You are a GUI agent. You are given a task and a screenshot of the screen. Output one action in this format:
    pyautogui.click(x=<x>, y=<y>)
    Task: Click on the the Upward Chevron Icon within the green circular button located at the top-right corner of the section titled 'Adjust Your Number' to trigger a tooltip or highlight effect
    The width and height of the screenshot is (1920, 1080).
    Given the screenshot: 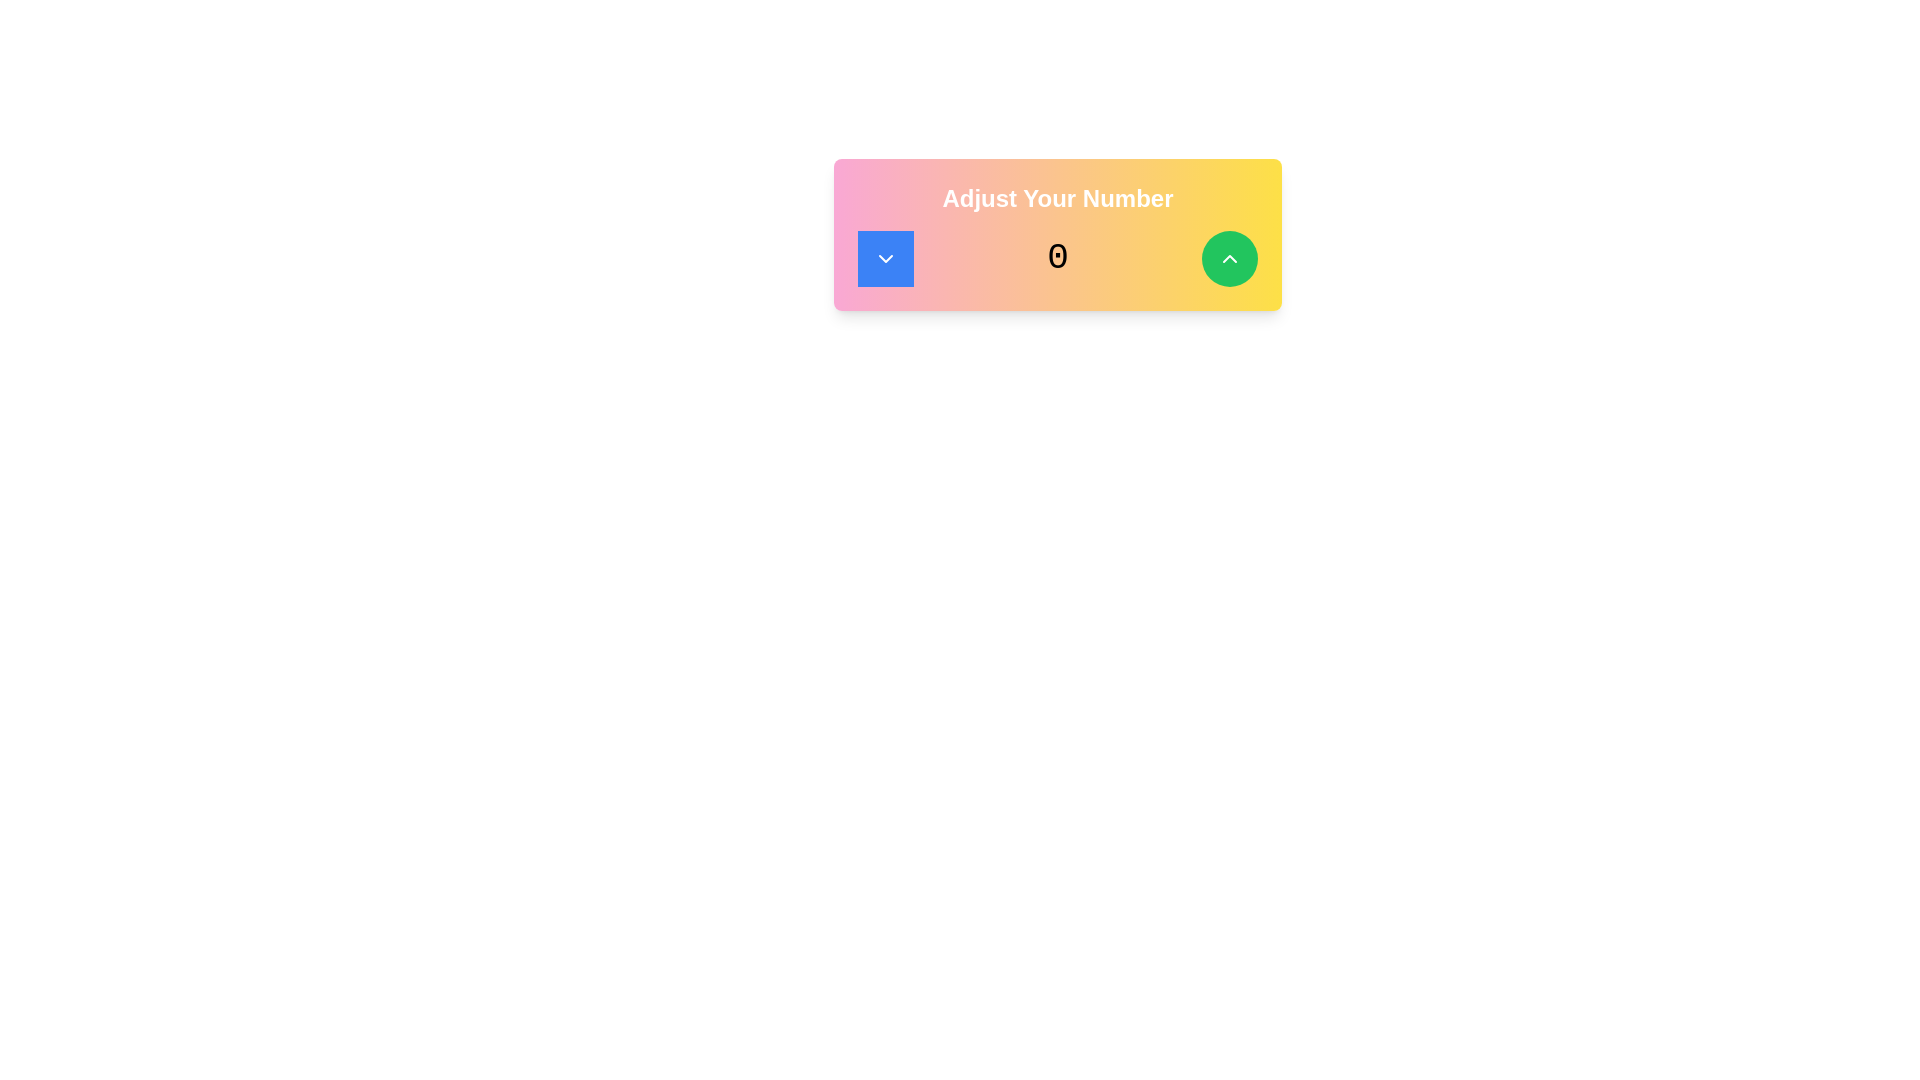 What is the action you would take?
    pyautogui.click(x=1228, y=257)
    